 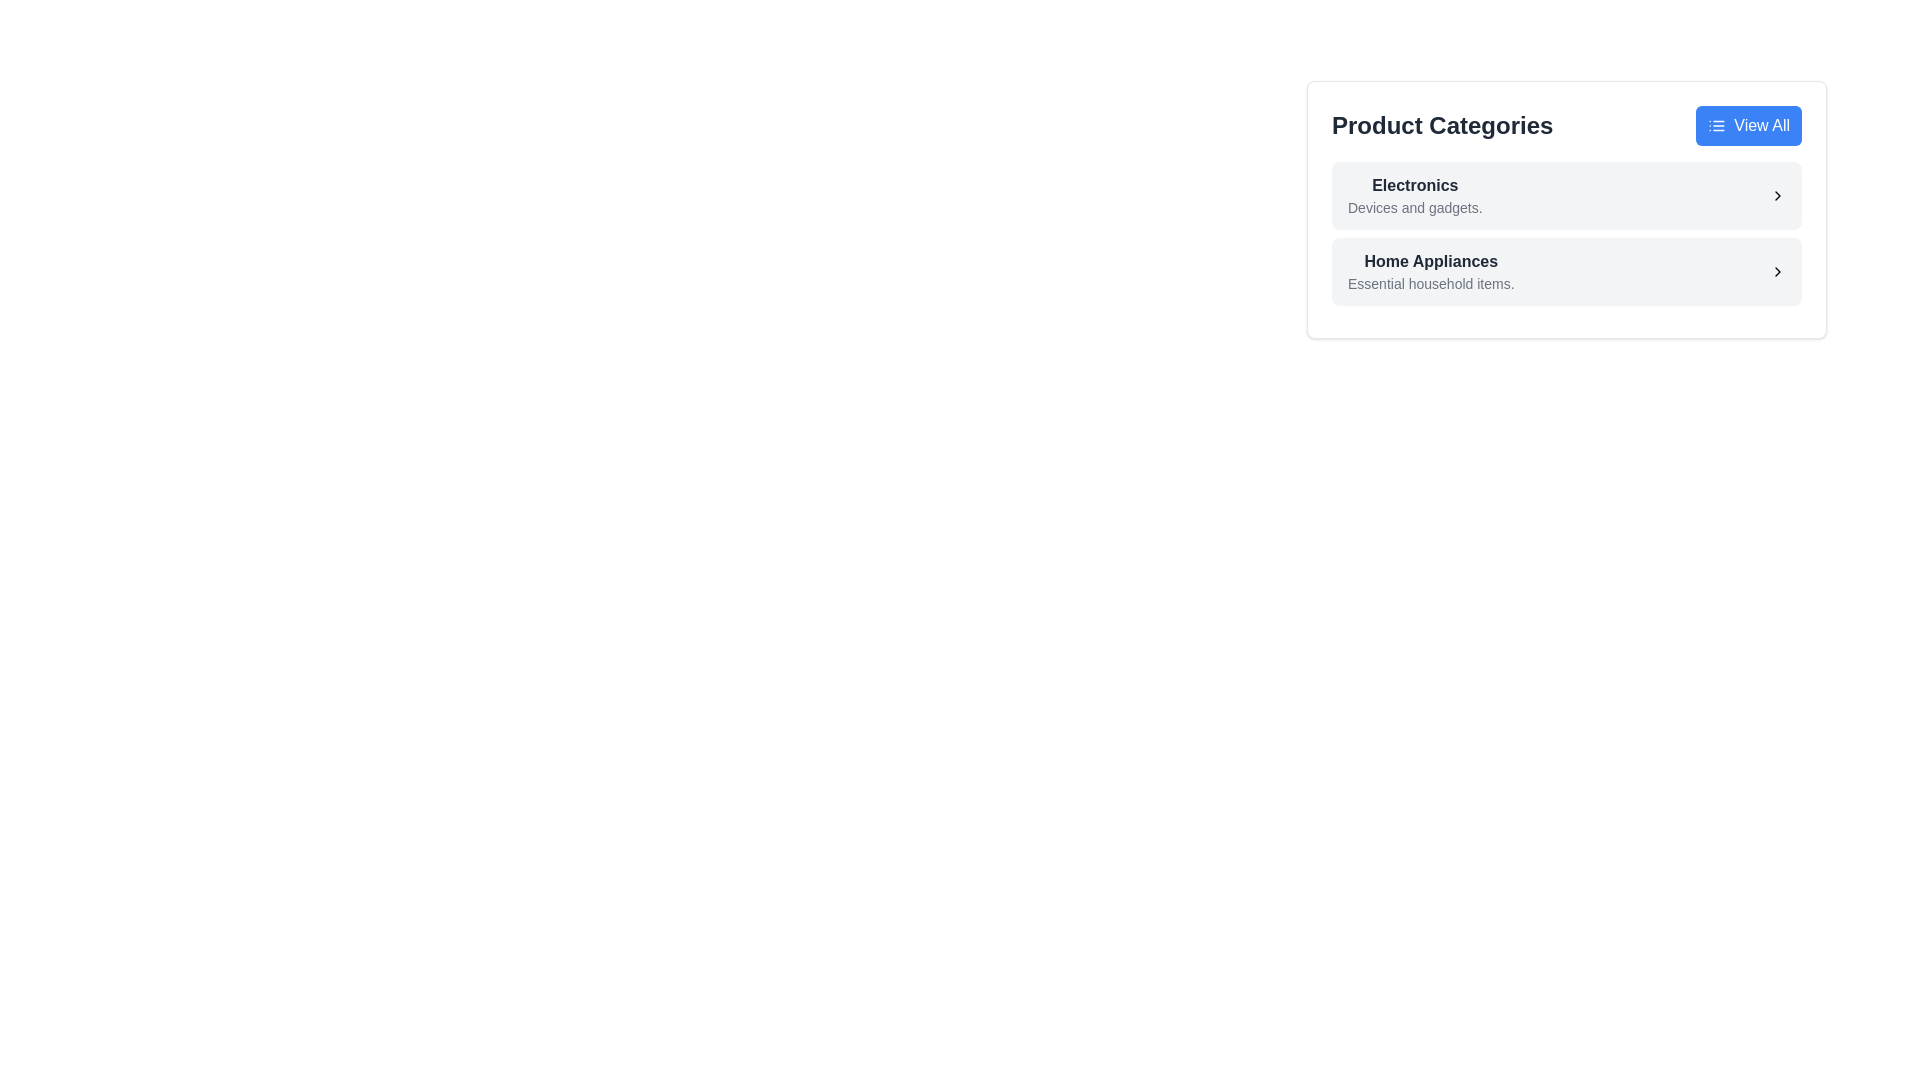 What do you see at coordinates (1777, 272) in the screenshot?
I see `the right-pointing chevron icon located at the rightmost edge of the 'Home Appliances' category block` at bounding box center [1777, 272].